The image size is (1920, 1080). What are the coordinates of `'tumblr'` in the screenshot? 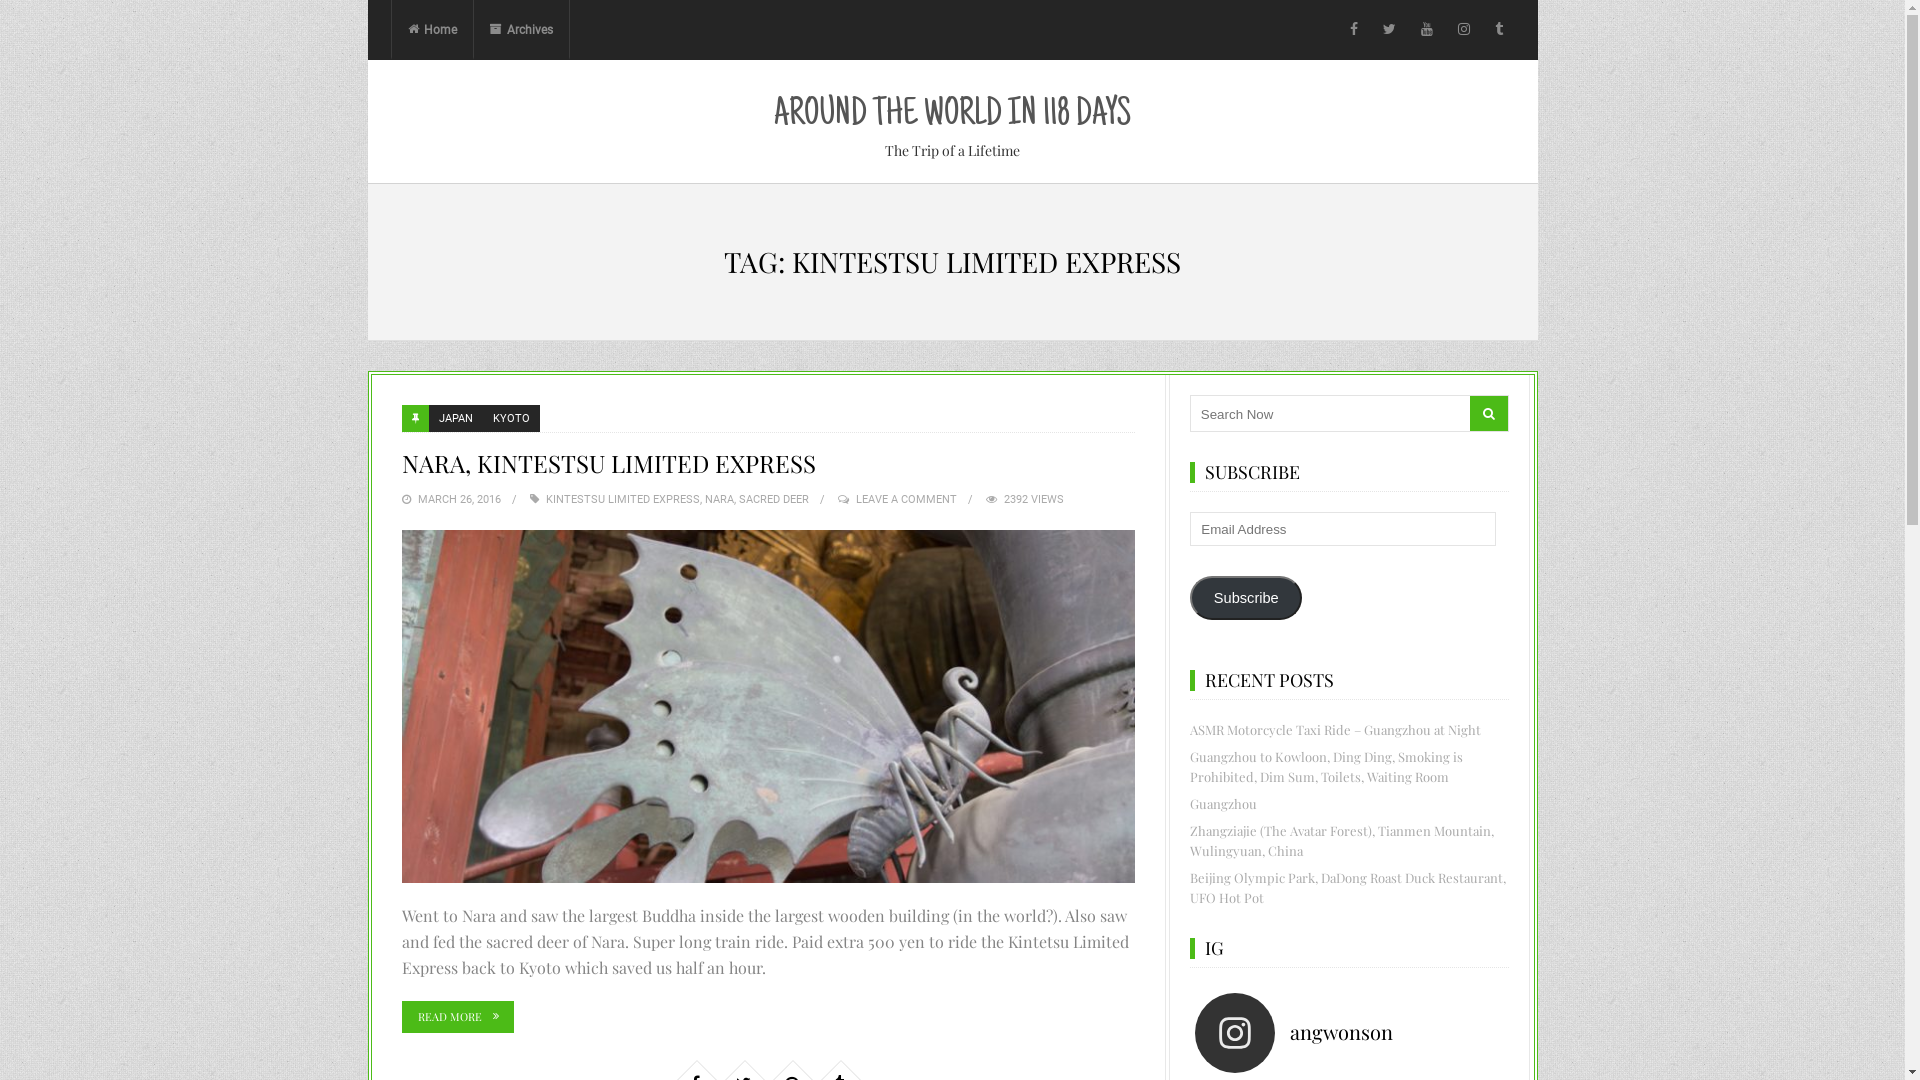 It's located at (1498, 30).